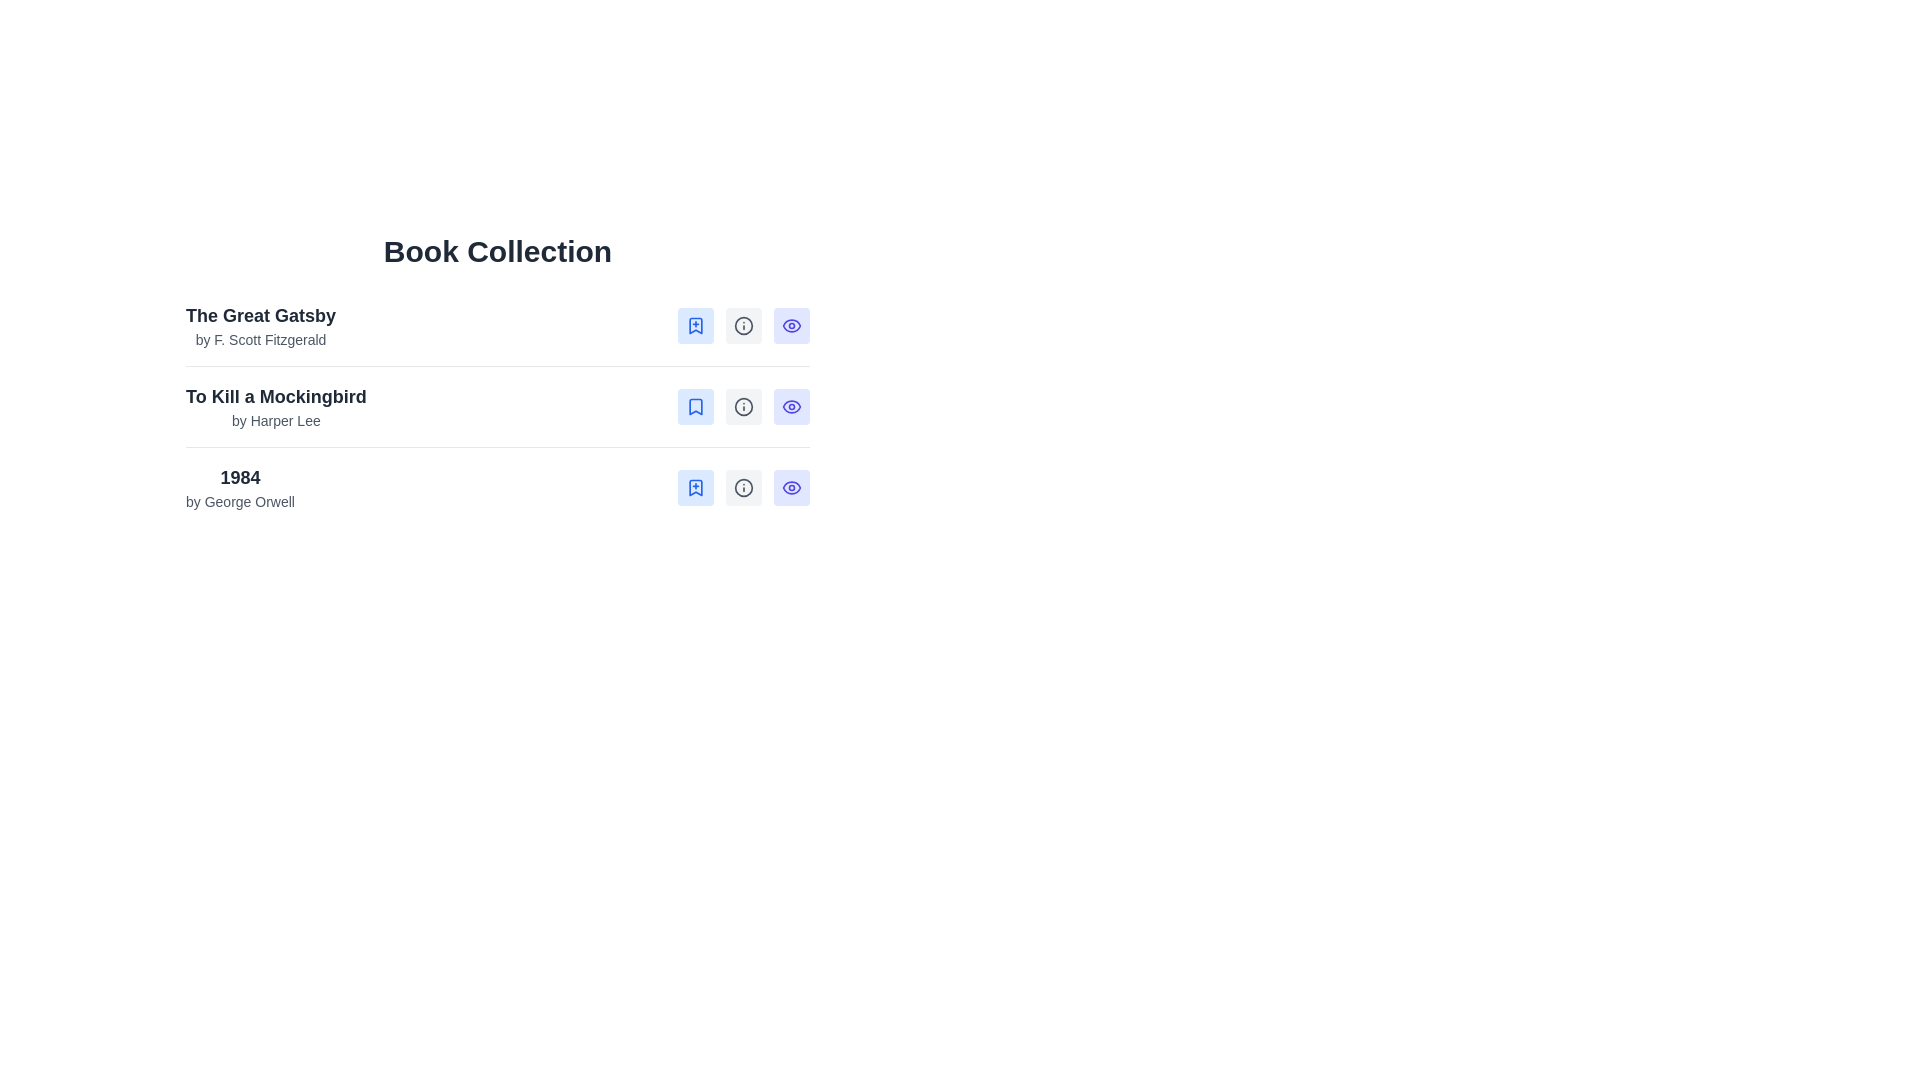  I want to click on the interactive bookmark icon button with a blue stroke and plus symbol to bookmark 'The Great Gatsby' by F. Scott Fitzgerald, so click(696, 325).